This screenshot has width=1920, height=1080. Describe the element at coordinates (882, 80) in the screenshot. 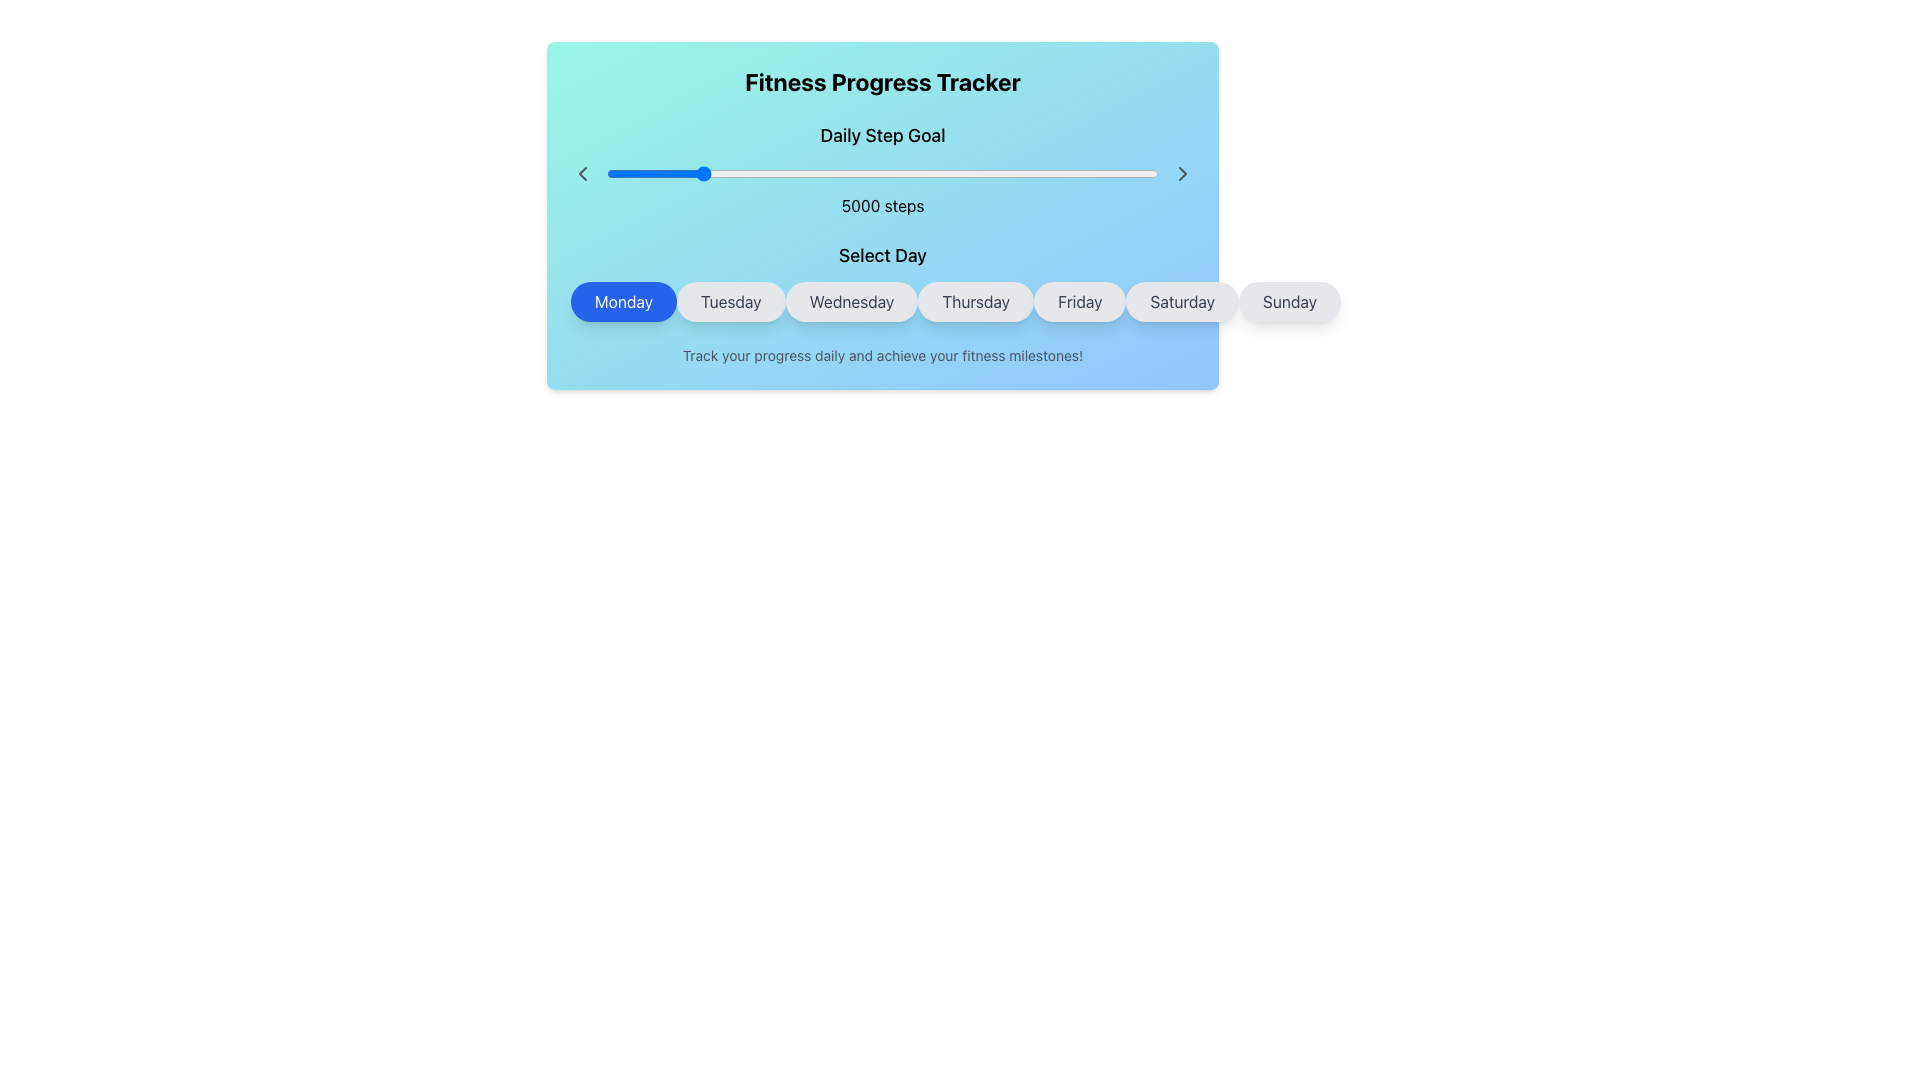

I see `the static text header indicating the purpose of the fitness progress tracker, which is positioned above the 'Daily Step Goal' text` at that location.